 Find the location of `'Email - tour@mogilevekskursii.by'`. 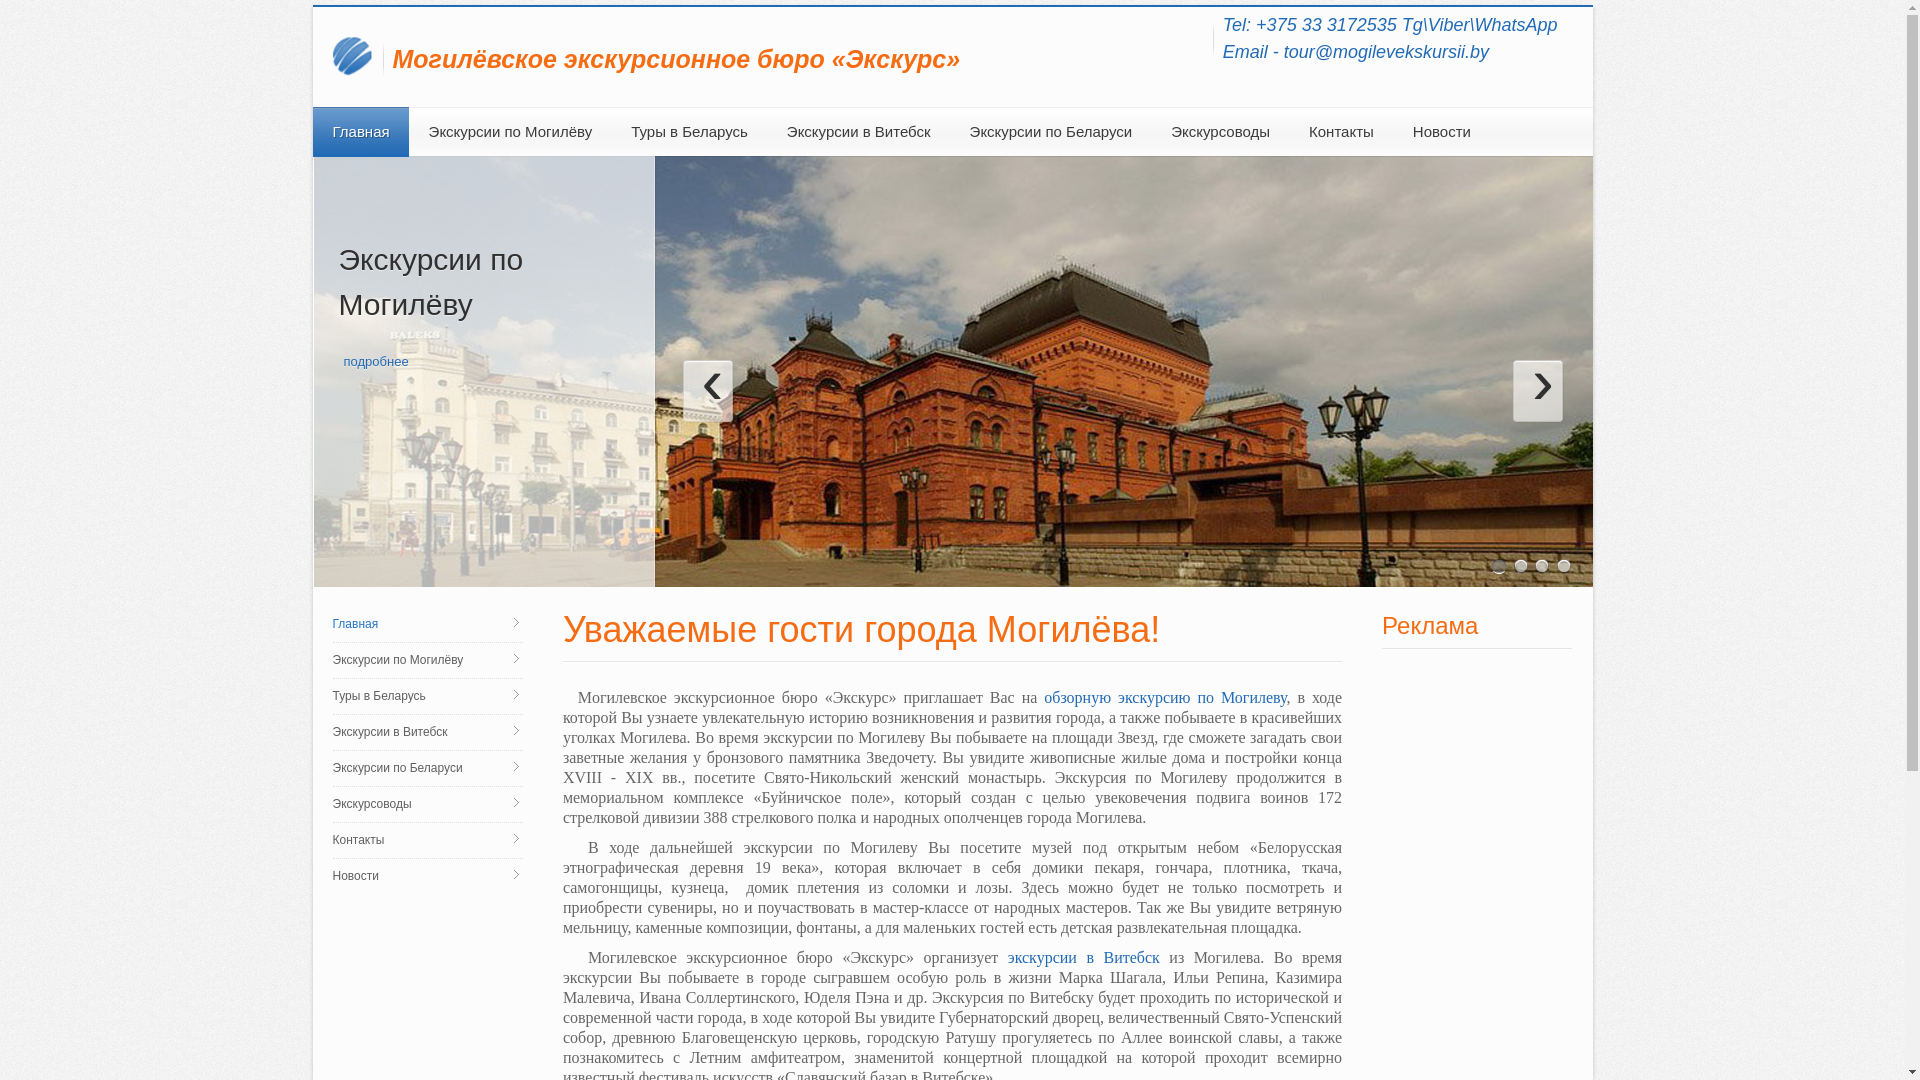

'Email - tour@mogilevekskursii.by' is located at coordinates (1356, 50).